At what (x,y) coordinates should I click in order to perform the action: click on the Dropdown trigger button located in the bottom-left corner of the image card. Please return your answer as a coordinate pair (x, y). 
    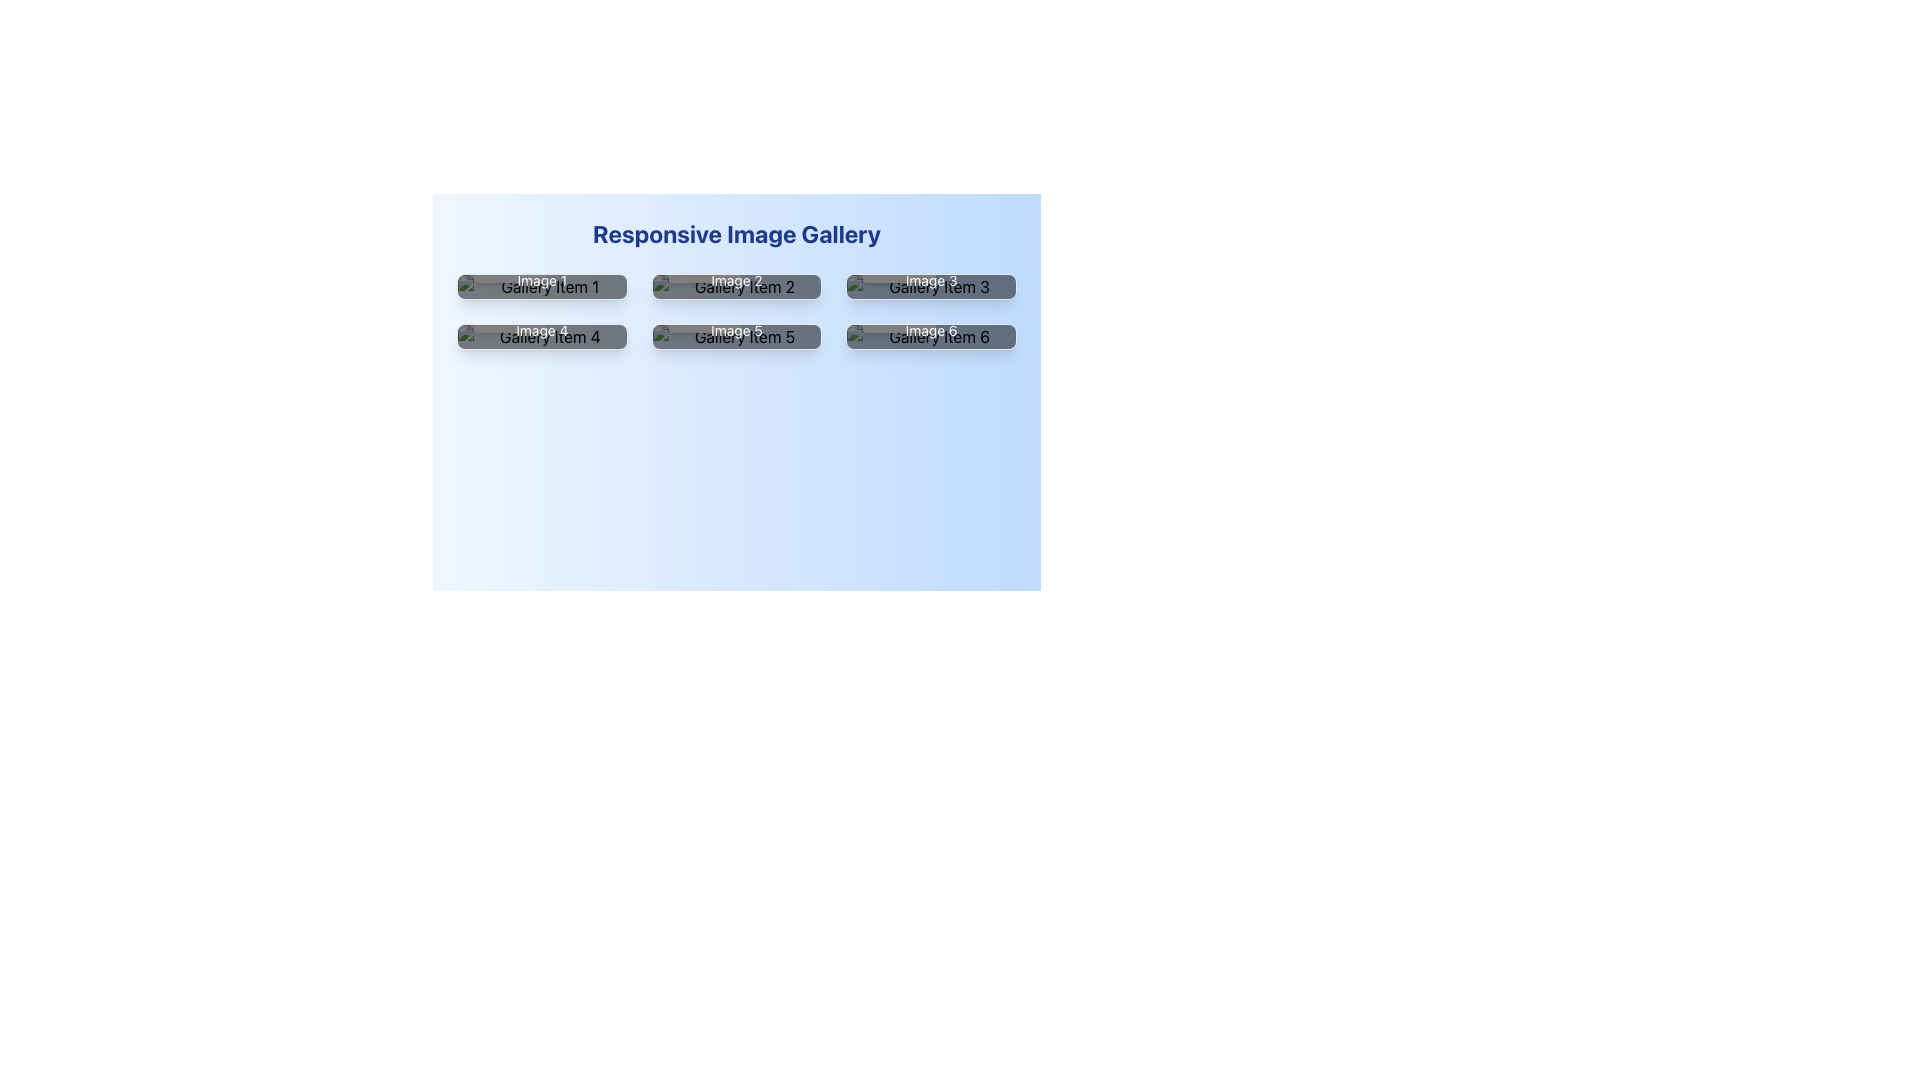
    Looking at the image, I should click on (898, 300).